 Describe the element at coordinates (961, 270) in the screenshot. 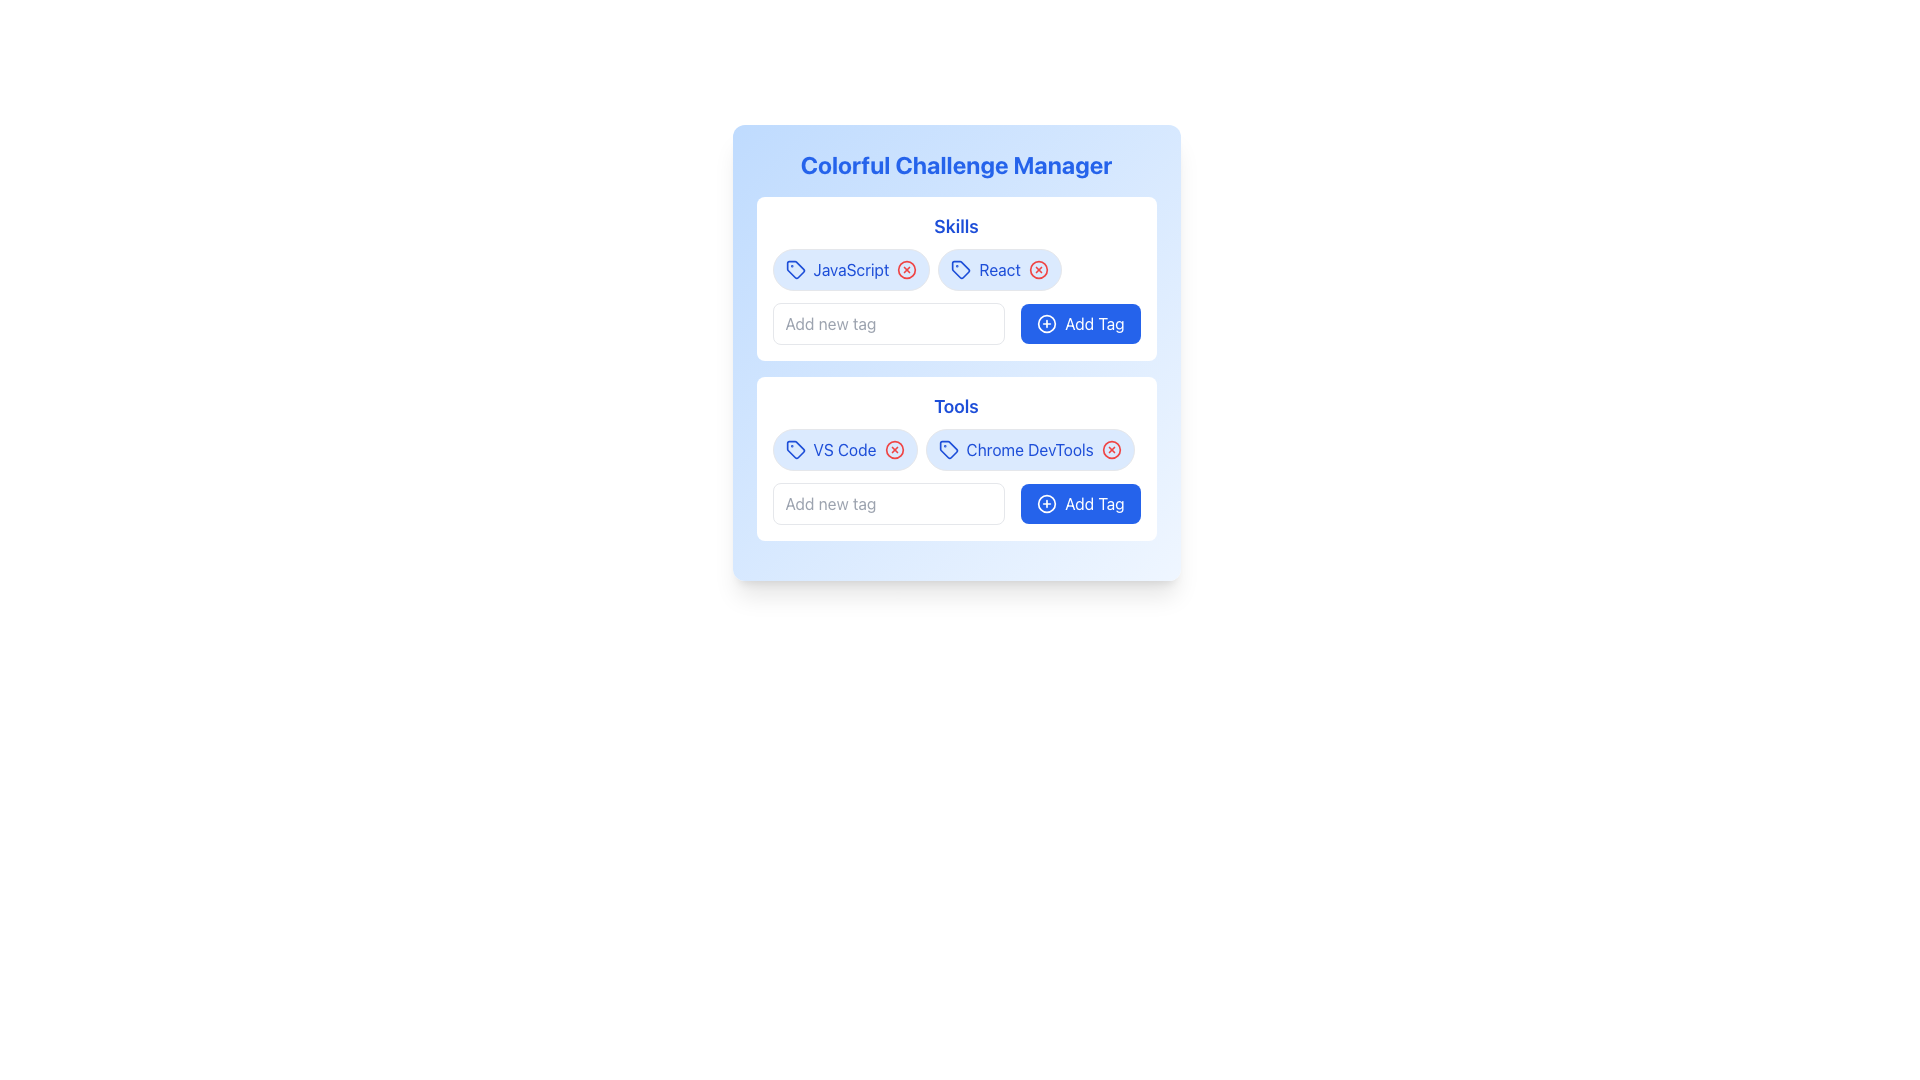

I see `the blue outlined tag icon in the 'React' button, which is the second tag from the left in the 'Skills' section, positioned to the right of the 'JavaScript' tag` at that location.